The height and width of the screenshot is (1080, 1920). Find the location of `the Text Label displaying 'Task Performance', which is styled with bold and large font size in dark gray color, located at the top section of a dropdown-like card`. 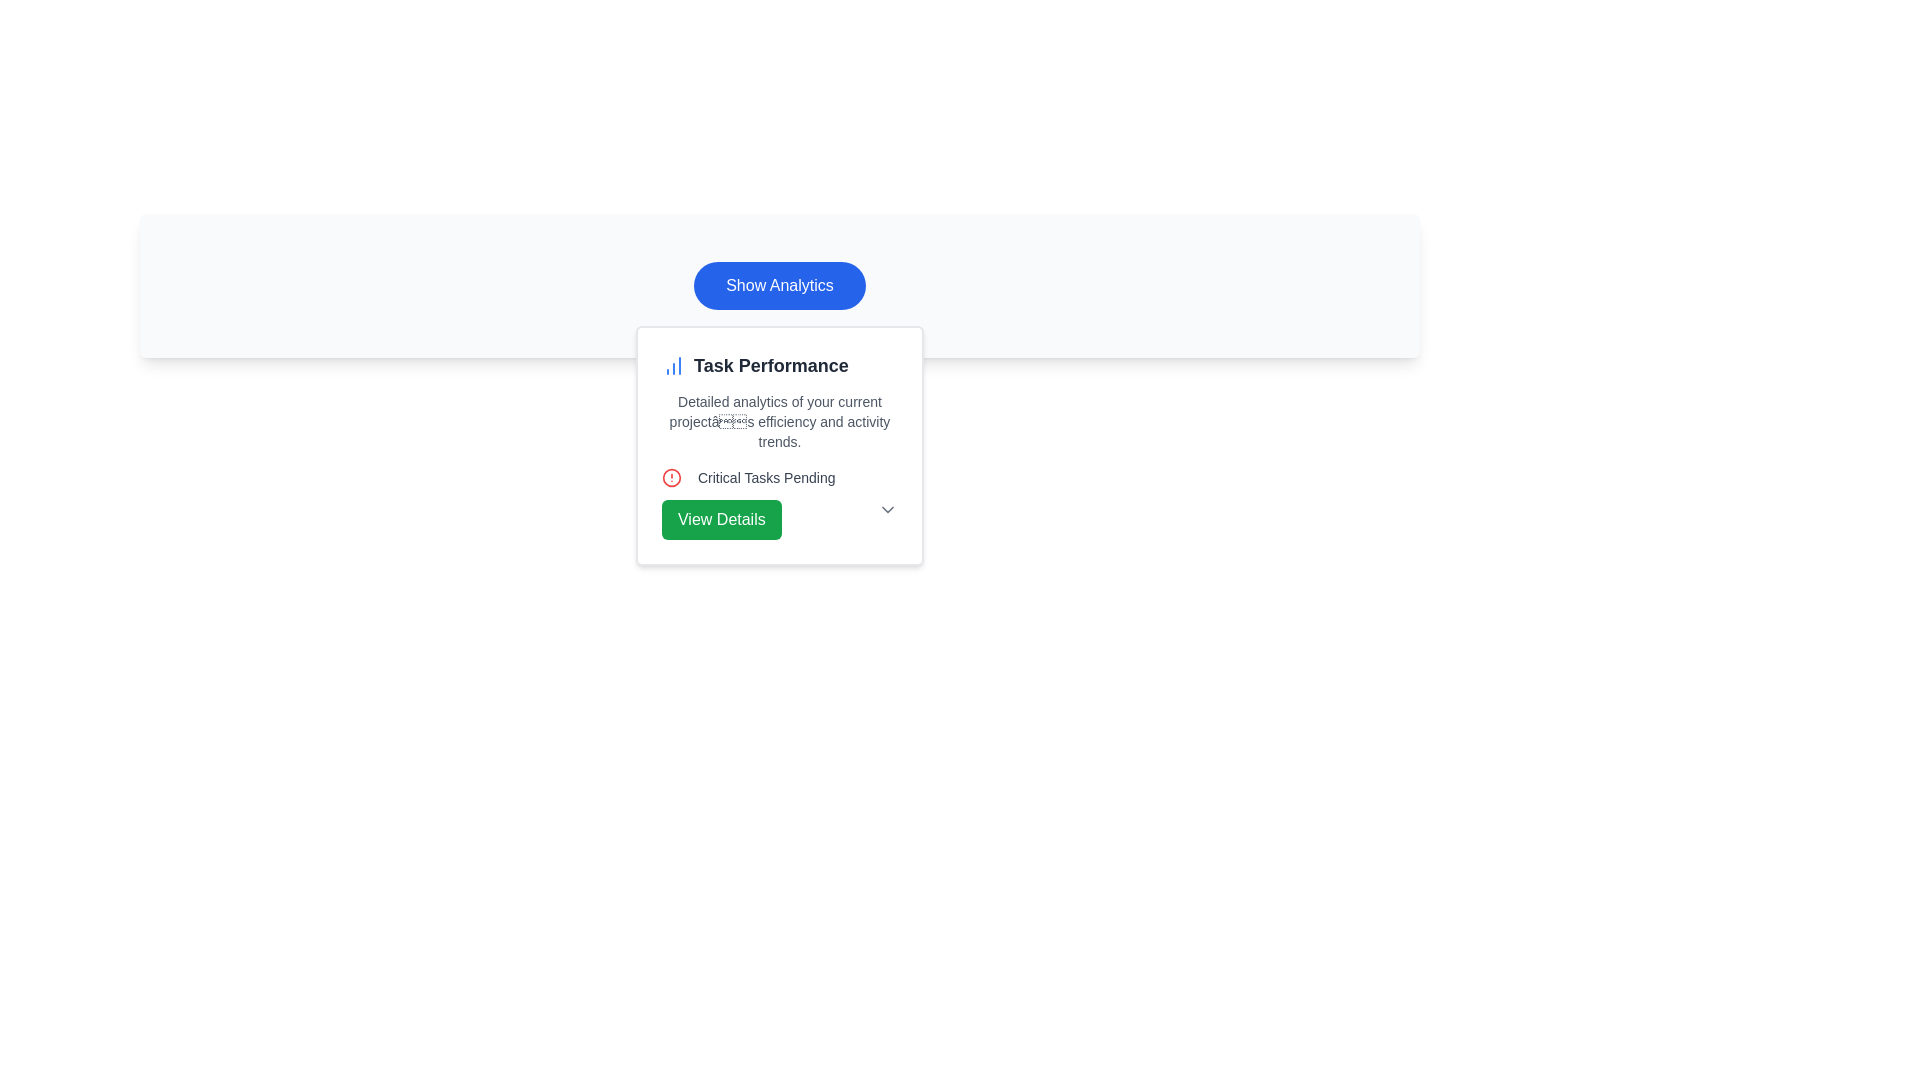

the Text Label displaying 'Task Performance', which is styled with bold and large font size in dark gray color, located at the top section of a dropdown-like card is located at coordinates (778, 366).